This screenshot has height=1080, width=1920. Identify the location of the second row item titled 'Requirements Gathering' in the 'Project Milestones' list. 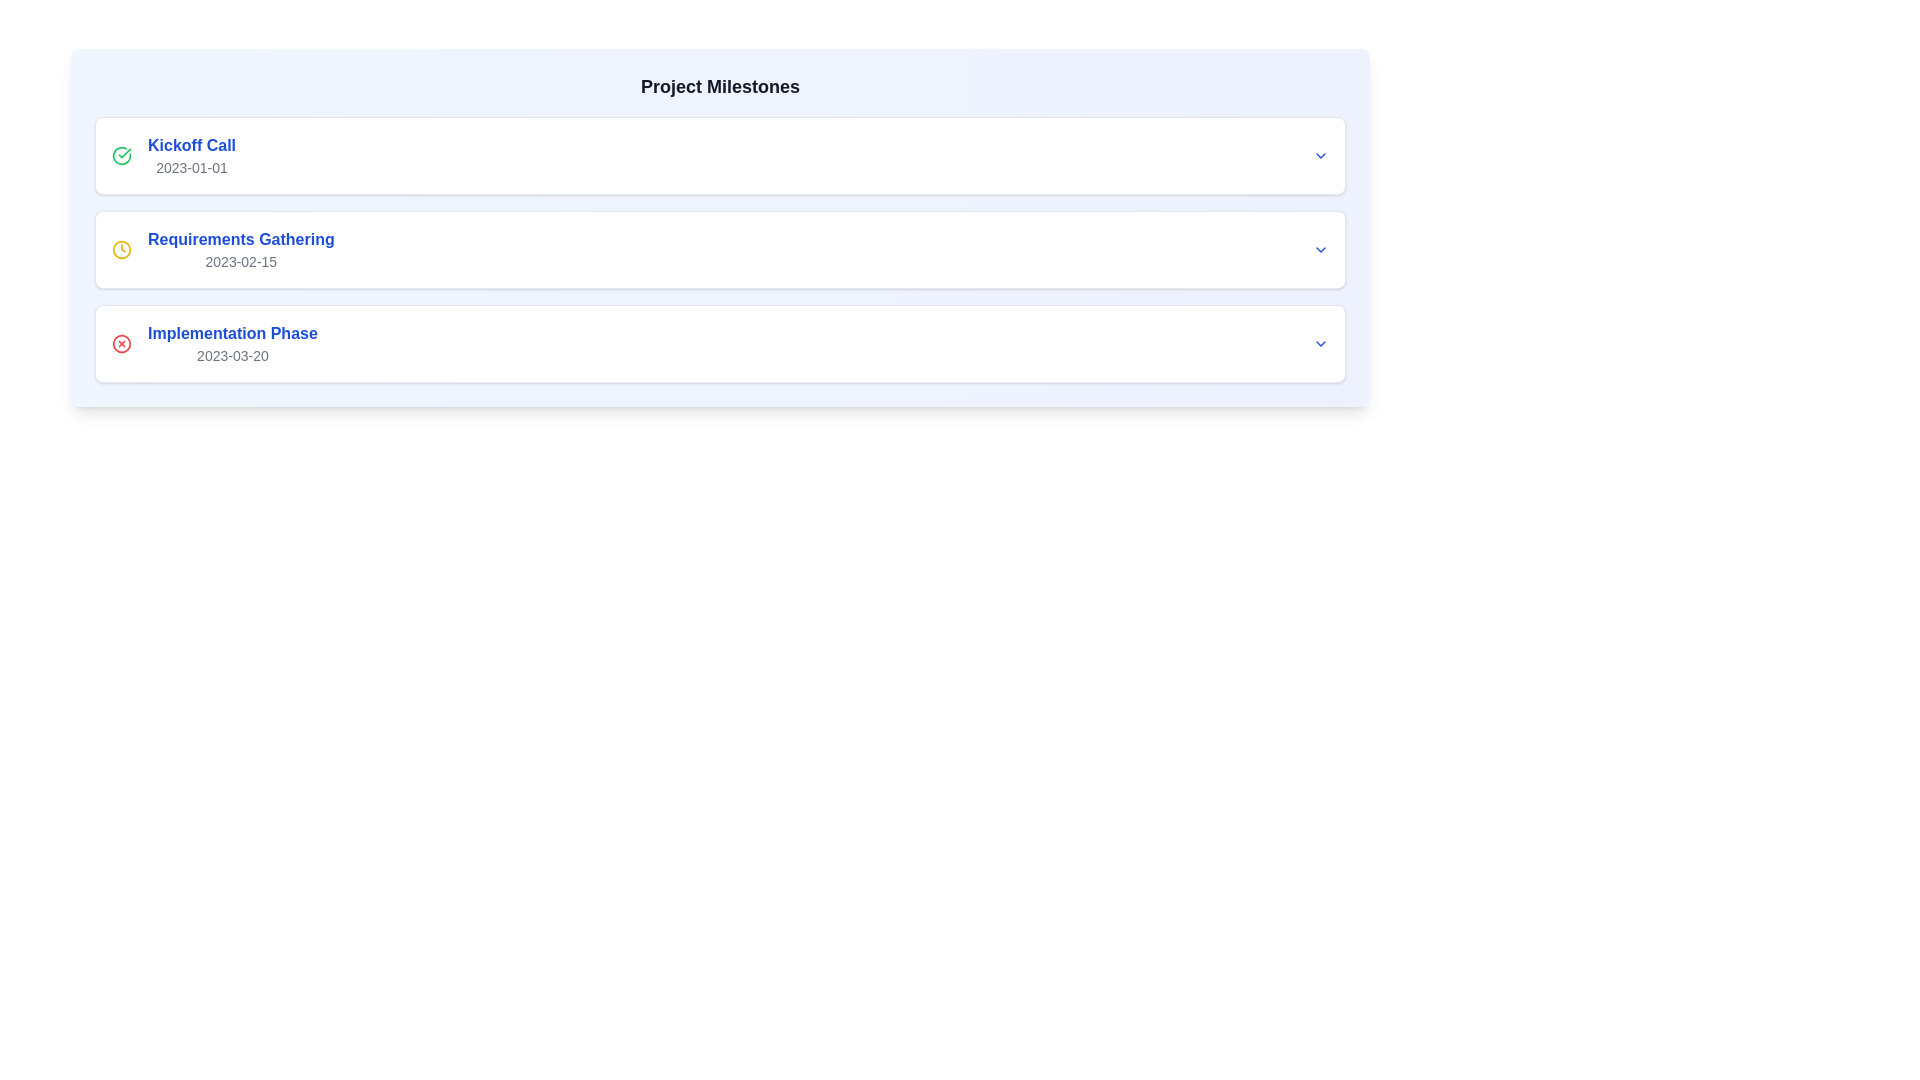
(720, 249).